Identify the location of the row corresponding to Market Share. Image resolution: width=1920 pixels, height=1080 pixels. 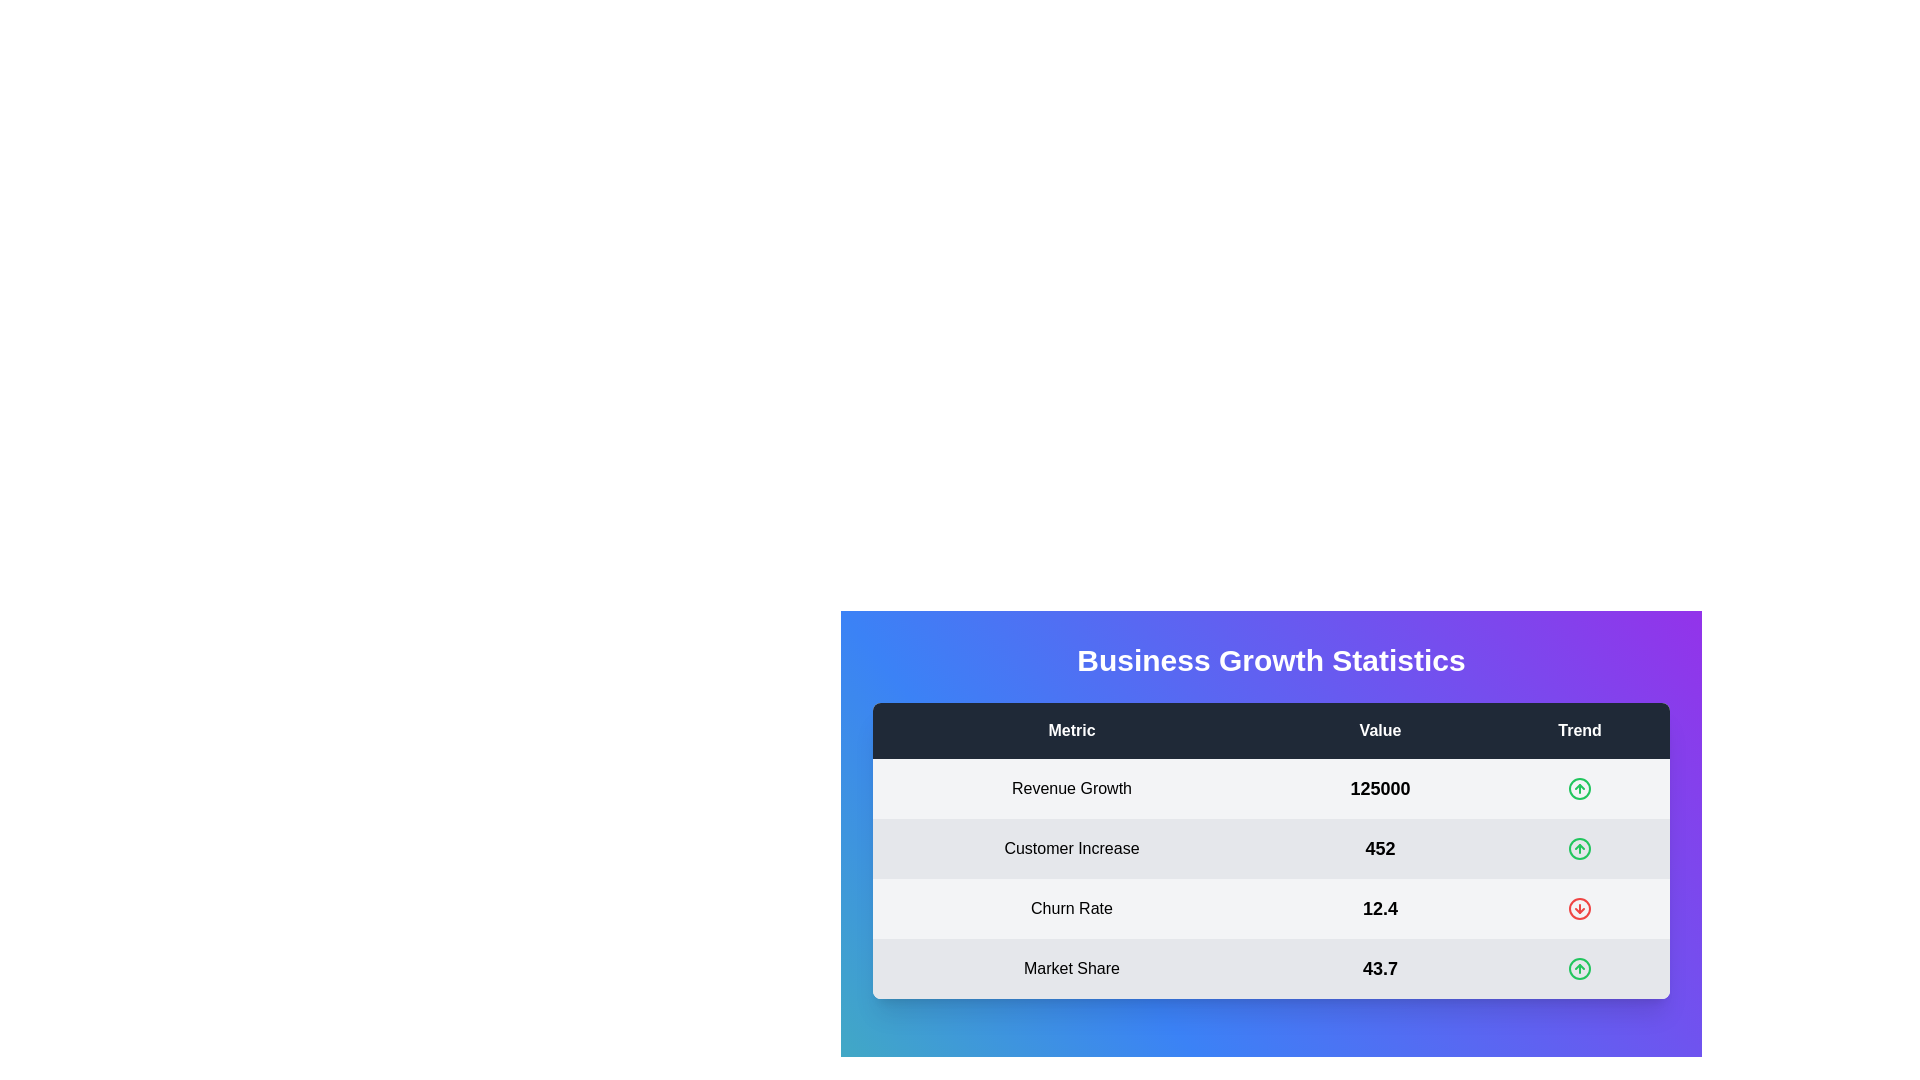
(1270, 967).